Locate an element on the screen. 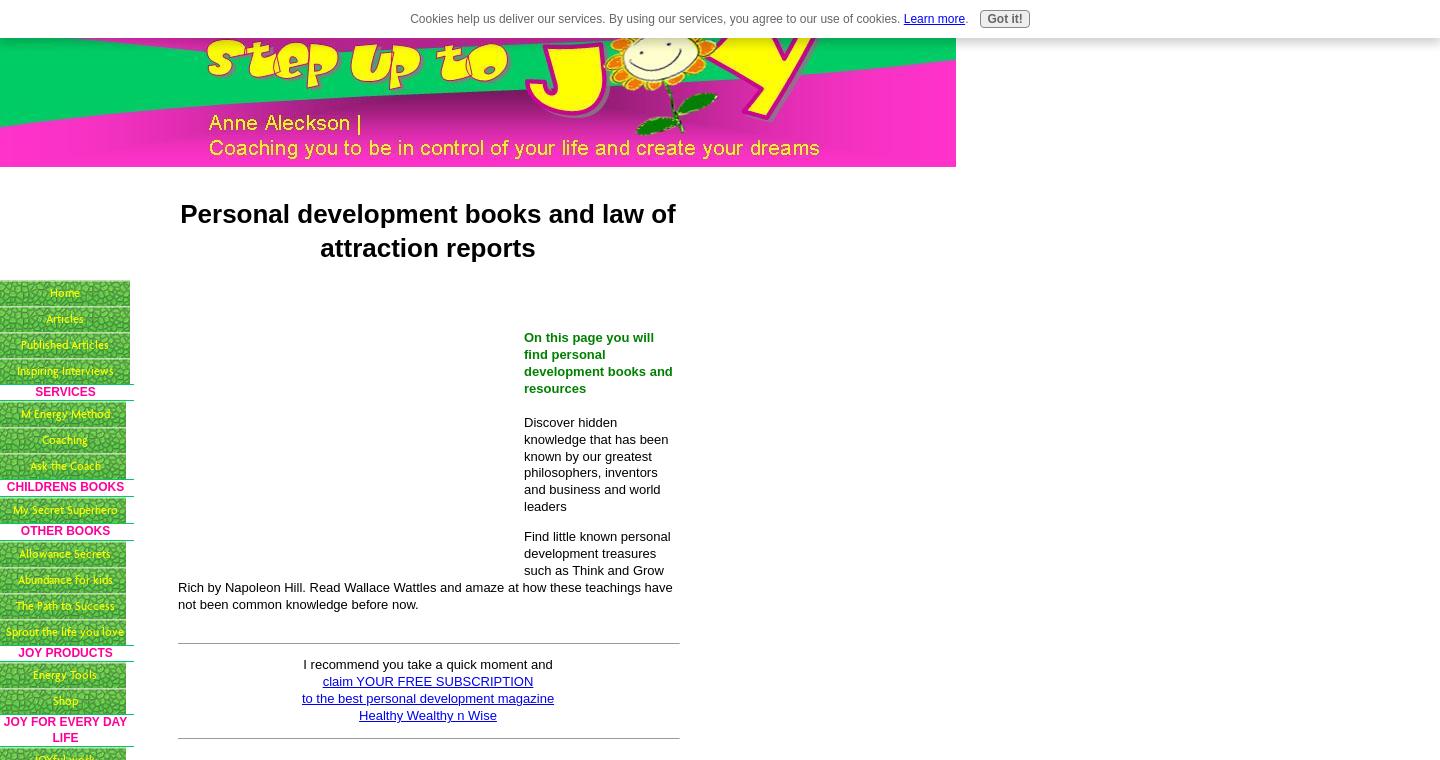 The height and width of the screenshot is (760, 1440). 'CHILDRENS BOOKS' is located at coordinates (64, 487).